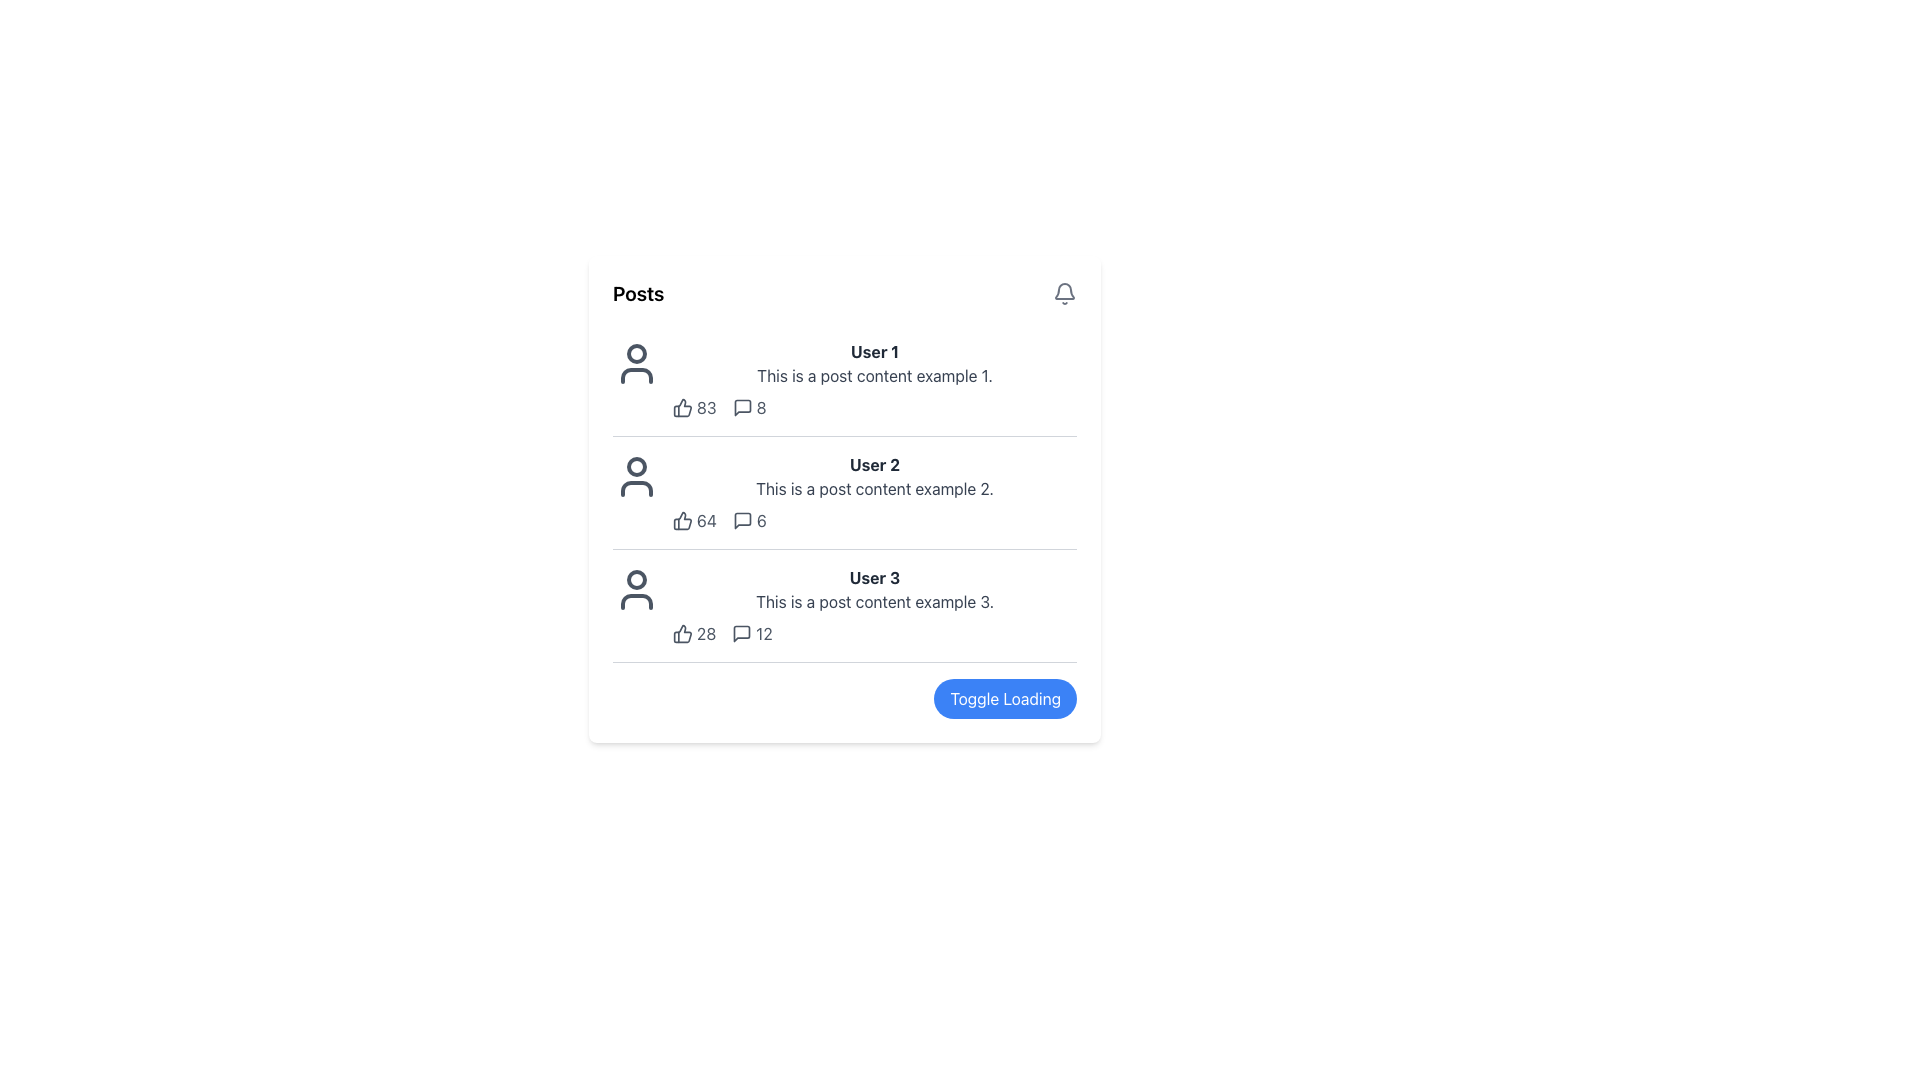 The width and height of the screenshot is (1920, 1080). What do you see at coordinates (741, 633) in the screenshot?
I see `the comment icon located in the interaction section of the third post, which is adjacent to the number '12'` at bounding box center [741, 633].